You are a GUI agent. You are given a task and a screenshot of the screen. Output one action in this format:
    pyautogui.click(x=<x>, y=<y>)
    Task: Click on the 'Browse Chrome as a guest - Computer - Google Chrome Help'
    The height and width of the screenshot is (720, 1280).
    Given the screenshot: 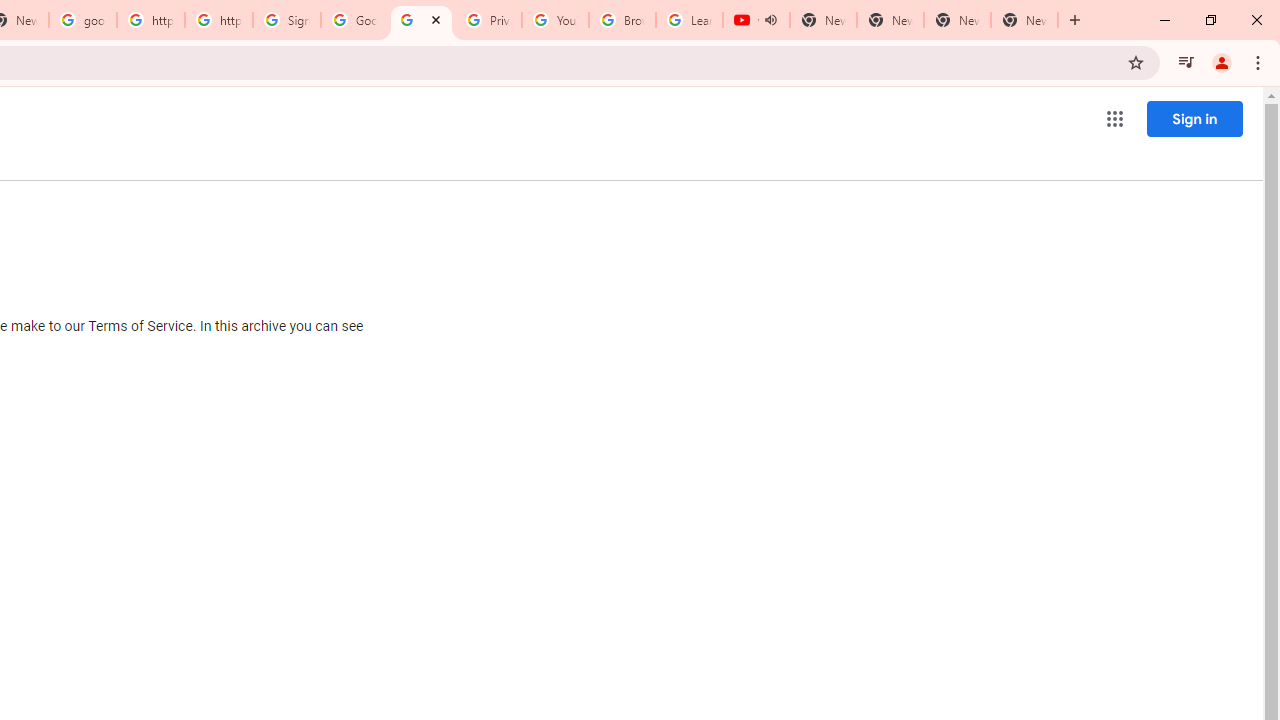 What is the action you would take?
    pyautogui.click(x=621, y=20)
    